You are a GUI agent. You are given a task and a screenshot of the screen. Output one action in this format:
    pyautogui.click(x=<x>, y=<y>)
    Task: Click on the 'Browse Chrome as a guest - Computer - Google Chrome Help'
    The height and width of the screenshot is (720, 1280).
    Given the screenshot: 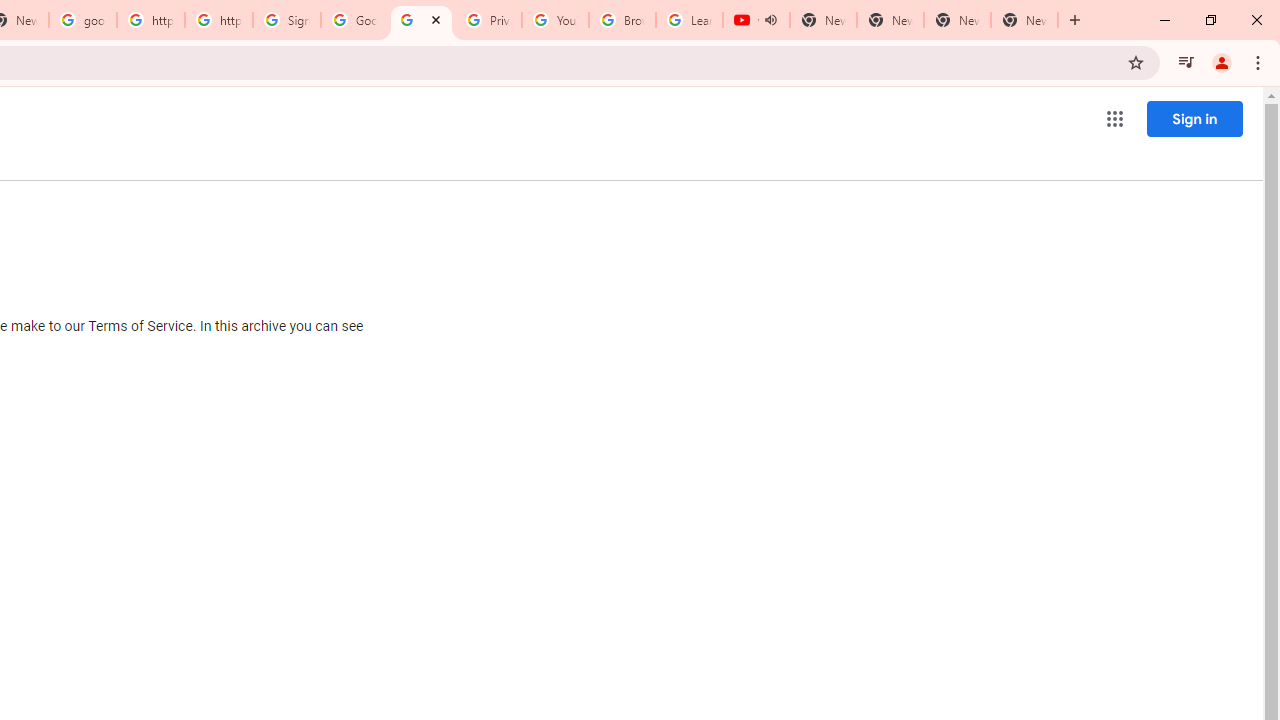 What is the action you would take?
    pyautogui.click(x=621, y=20)
    